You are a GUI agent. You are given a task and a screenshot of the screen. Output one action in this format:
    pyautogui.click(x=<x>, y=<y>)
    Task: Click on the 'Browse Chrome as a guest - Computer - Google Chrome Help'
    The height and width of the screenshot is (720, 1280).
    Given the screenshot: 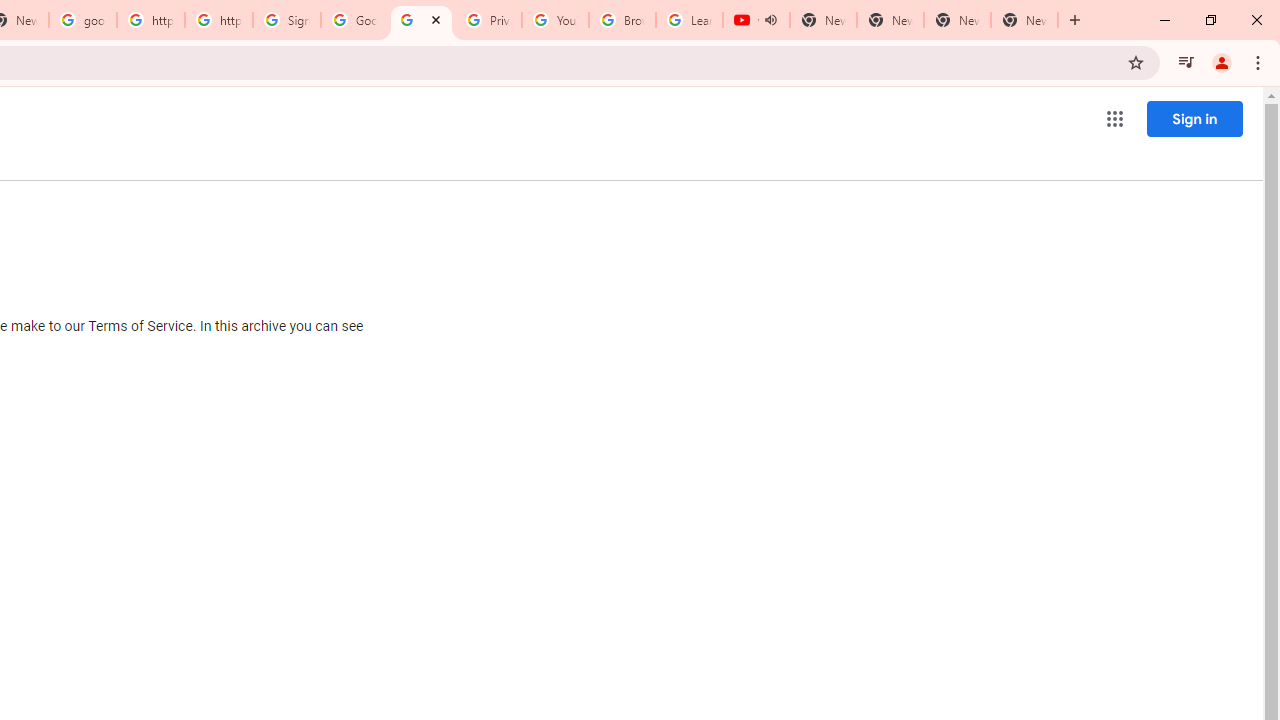 What is the action you would take?
    pyautogui.click(x=621, y=20)
    